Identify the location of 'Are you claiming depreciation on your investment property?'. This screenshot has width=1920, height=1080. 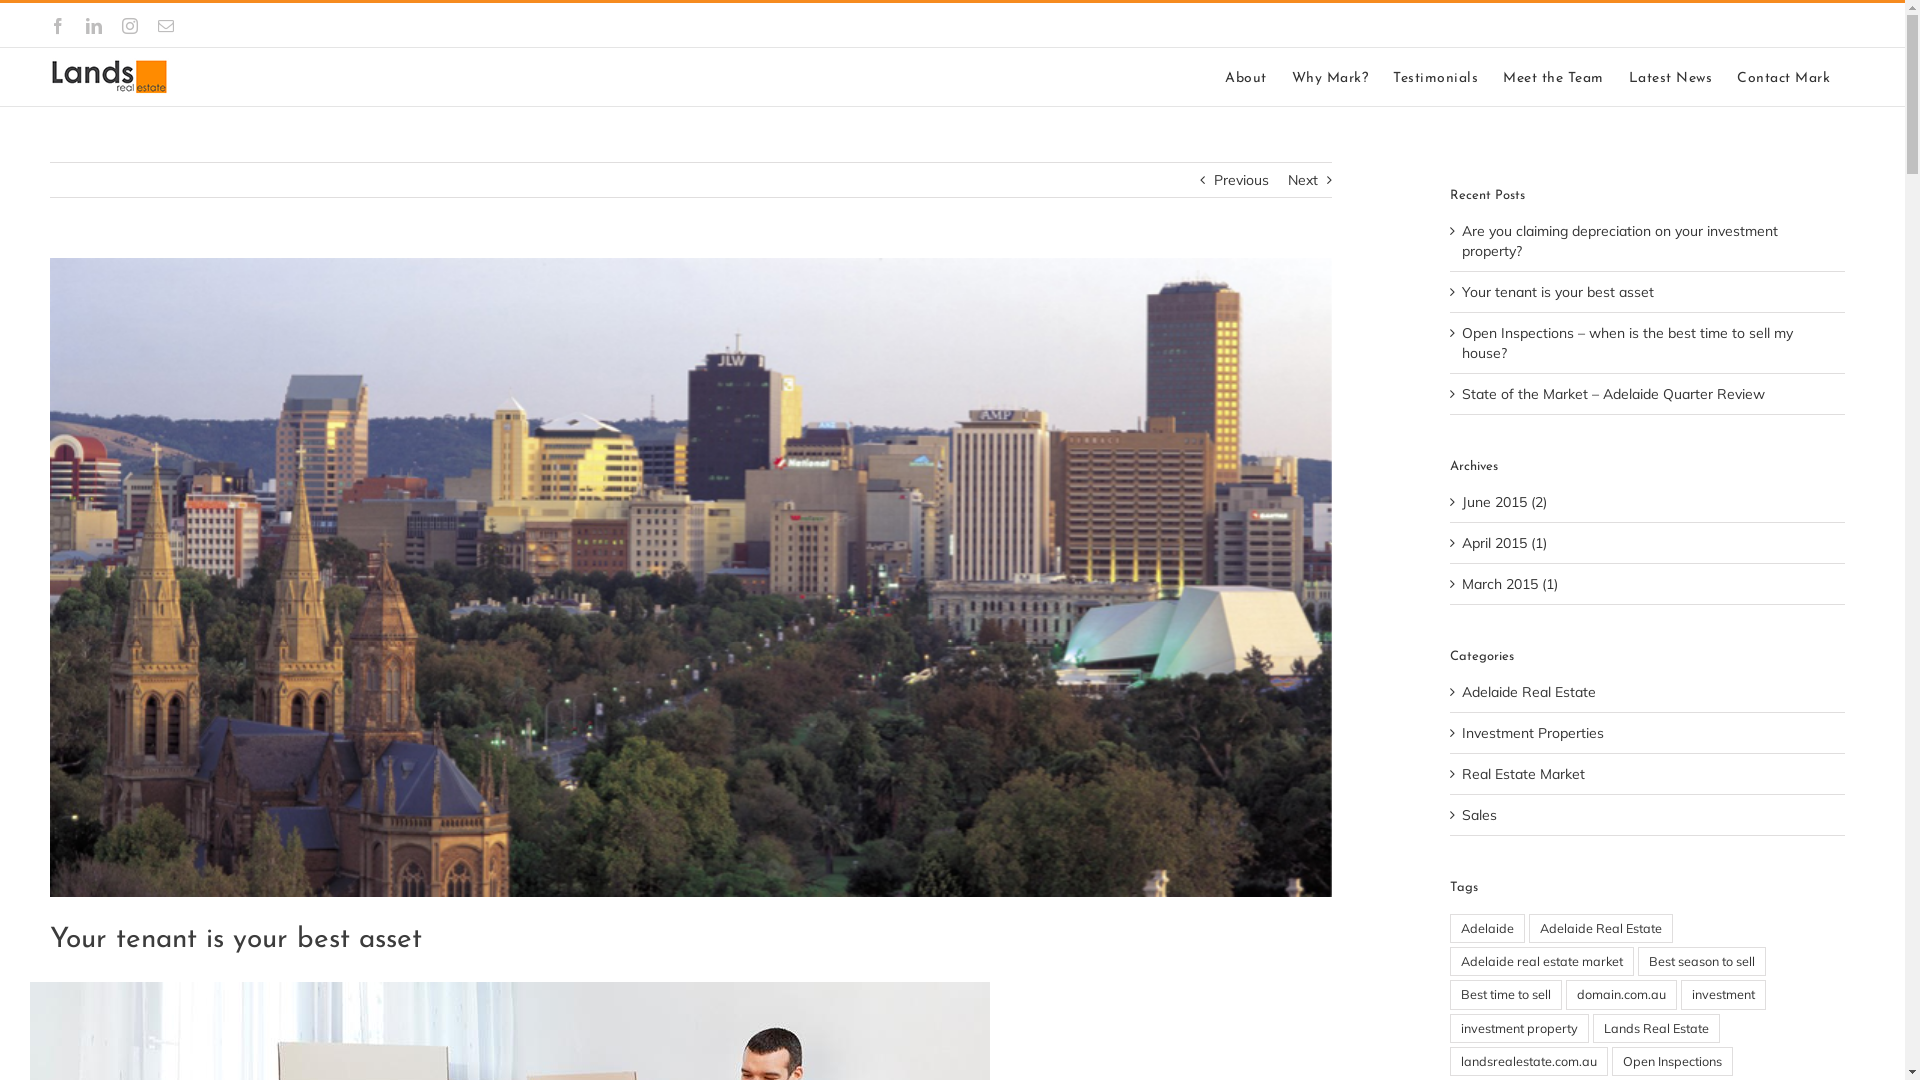
(1620, 239).